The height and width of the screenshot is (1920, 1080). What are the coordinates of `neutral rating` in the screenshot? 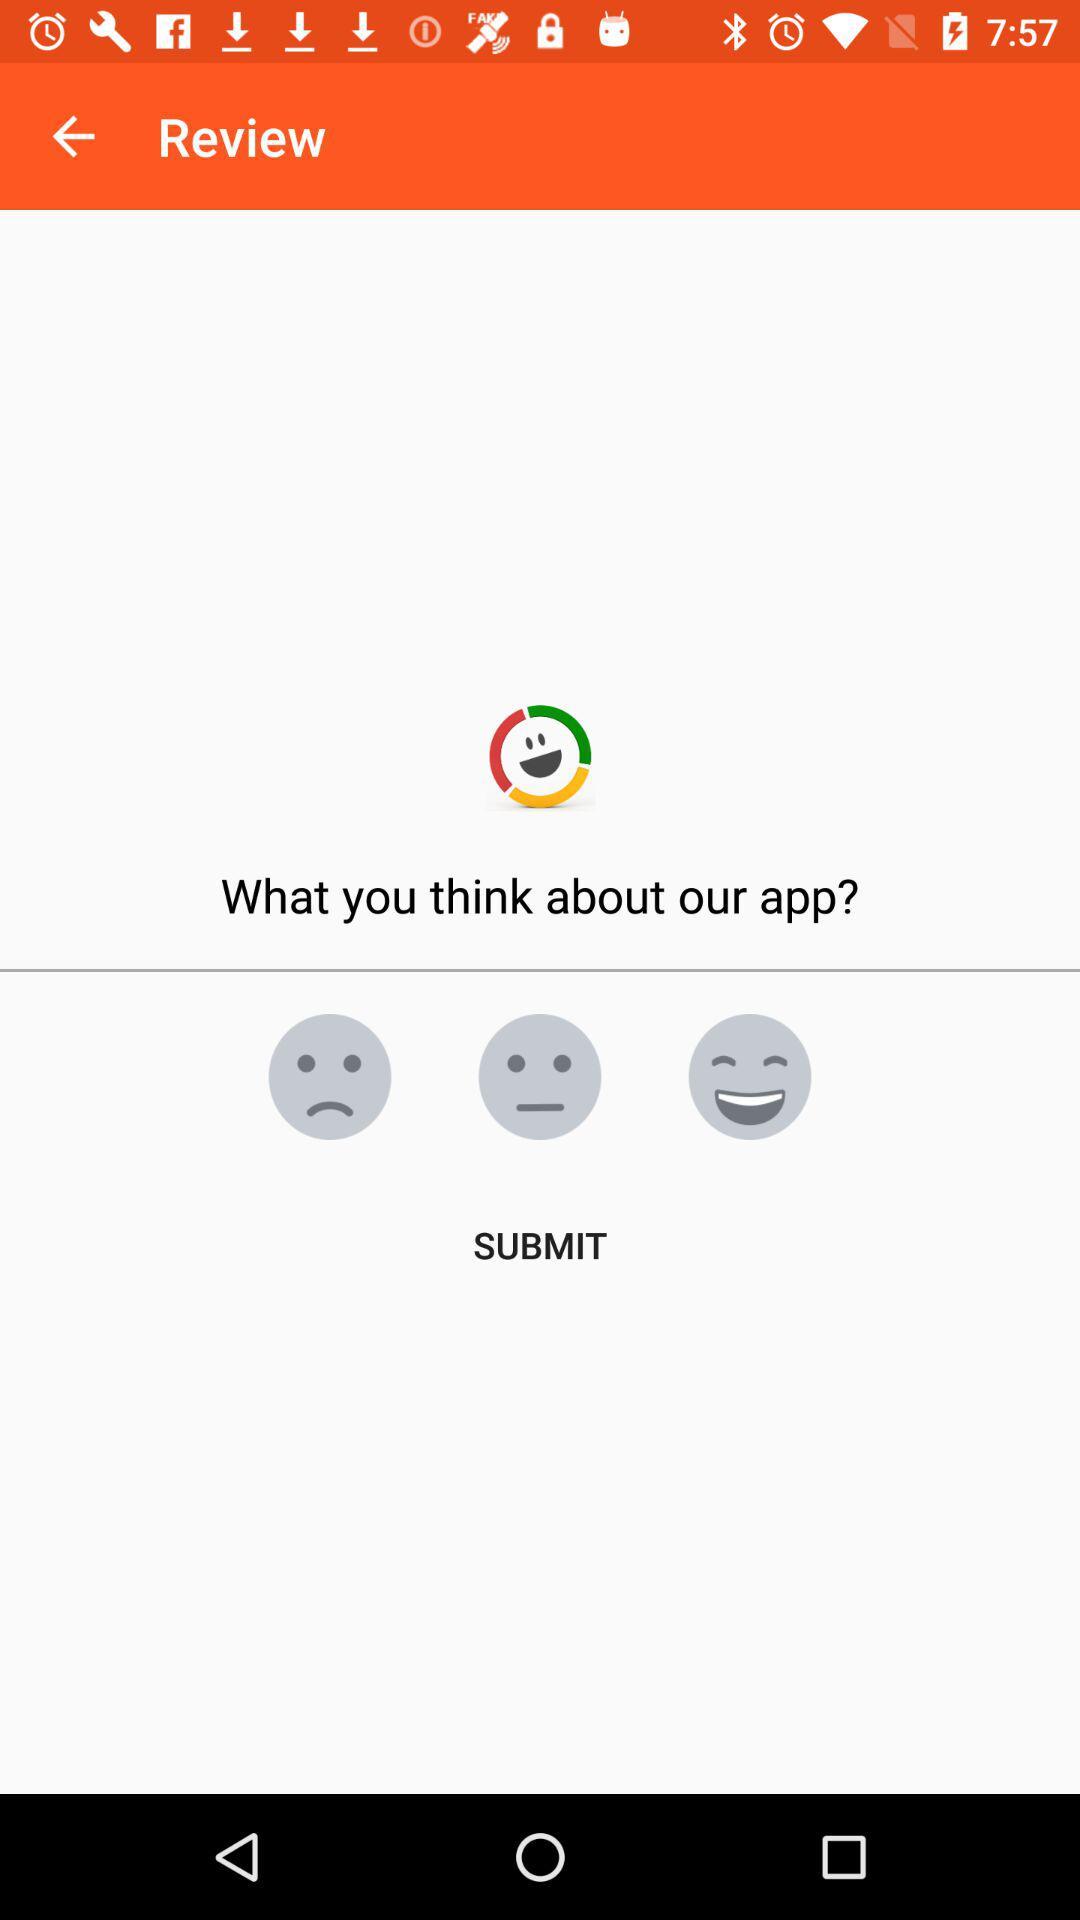 It's located at (540, 1075).